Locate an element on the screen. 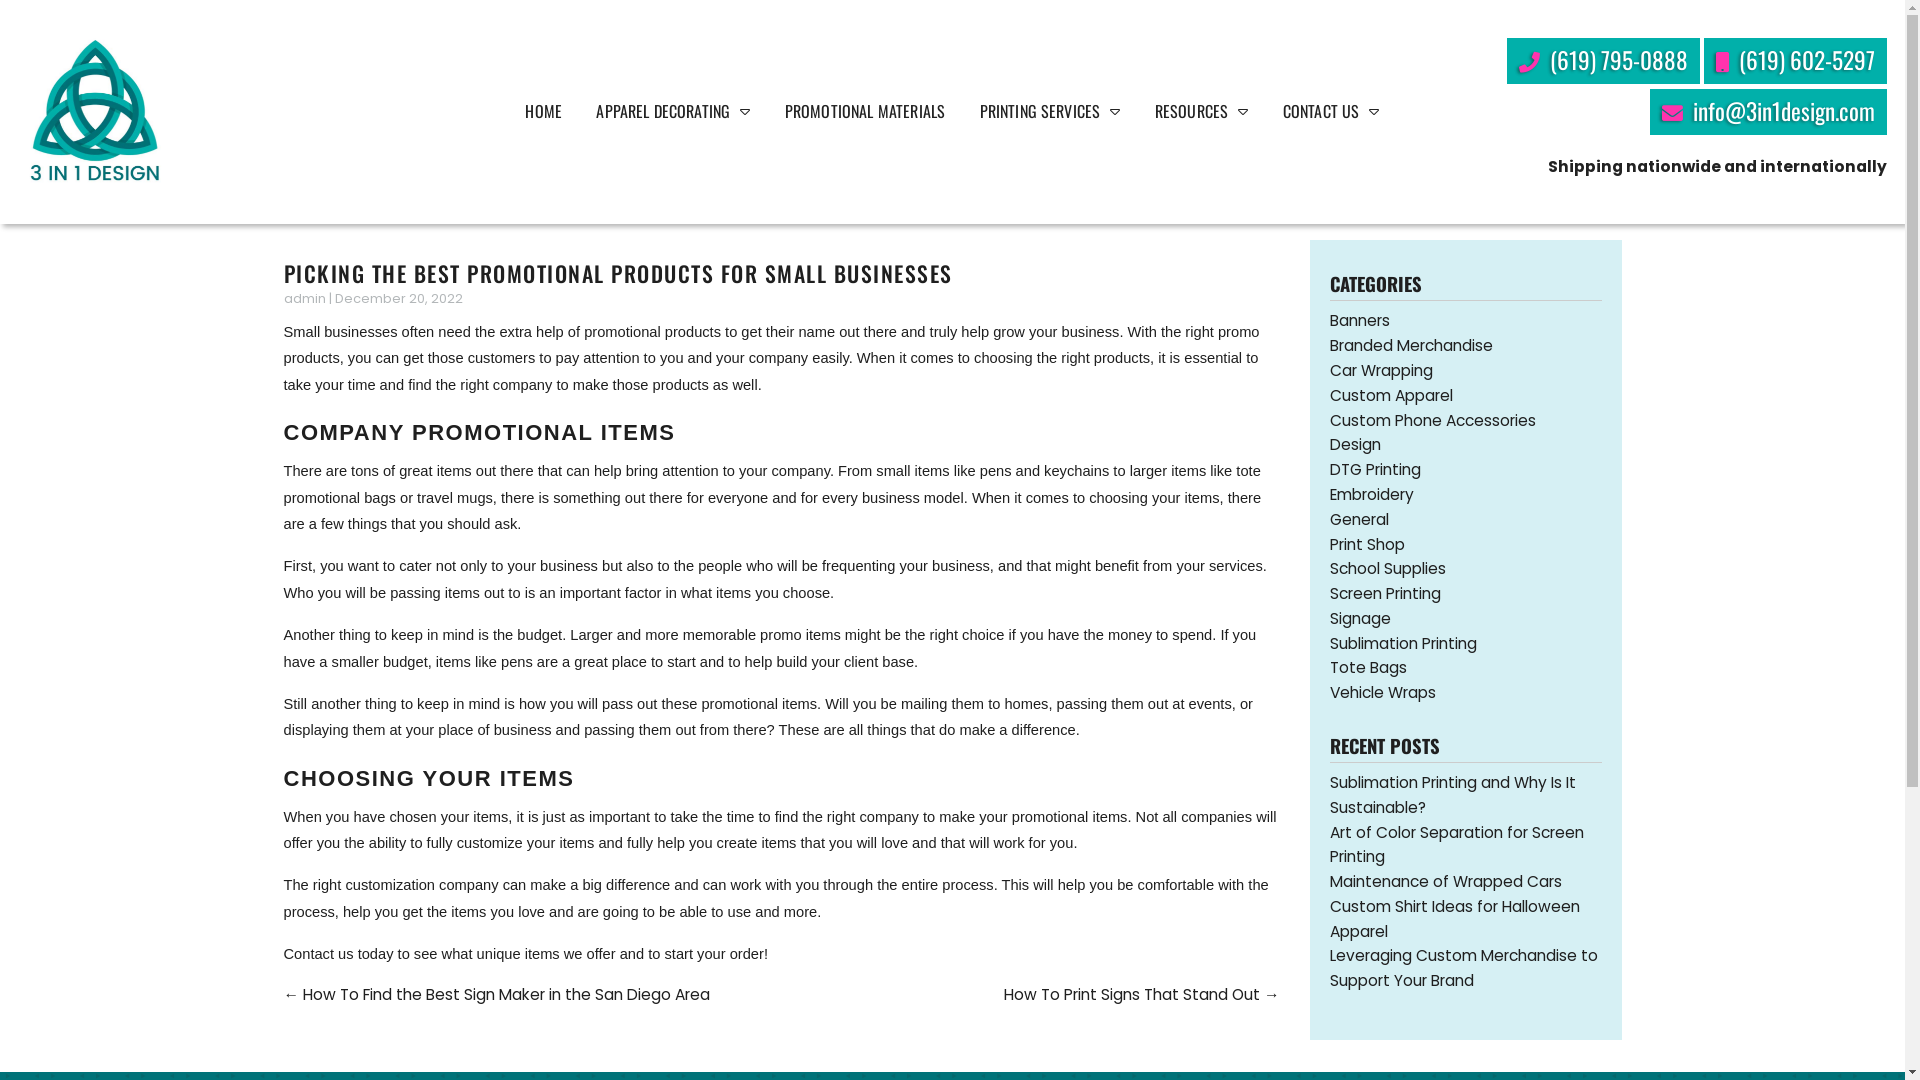 The height and width of the screenshot is (1080, 1920). 'General' is located at coordinates (1359, 518).